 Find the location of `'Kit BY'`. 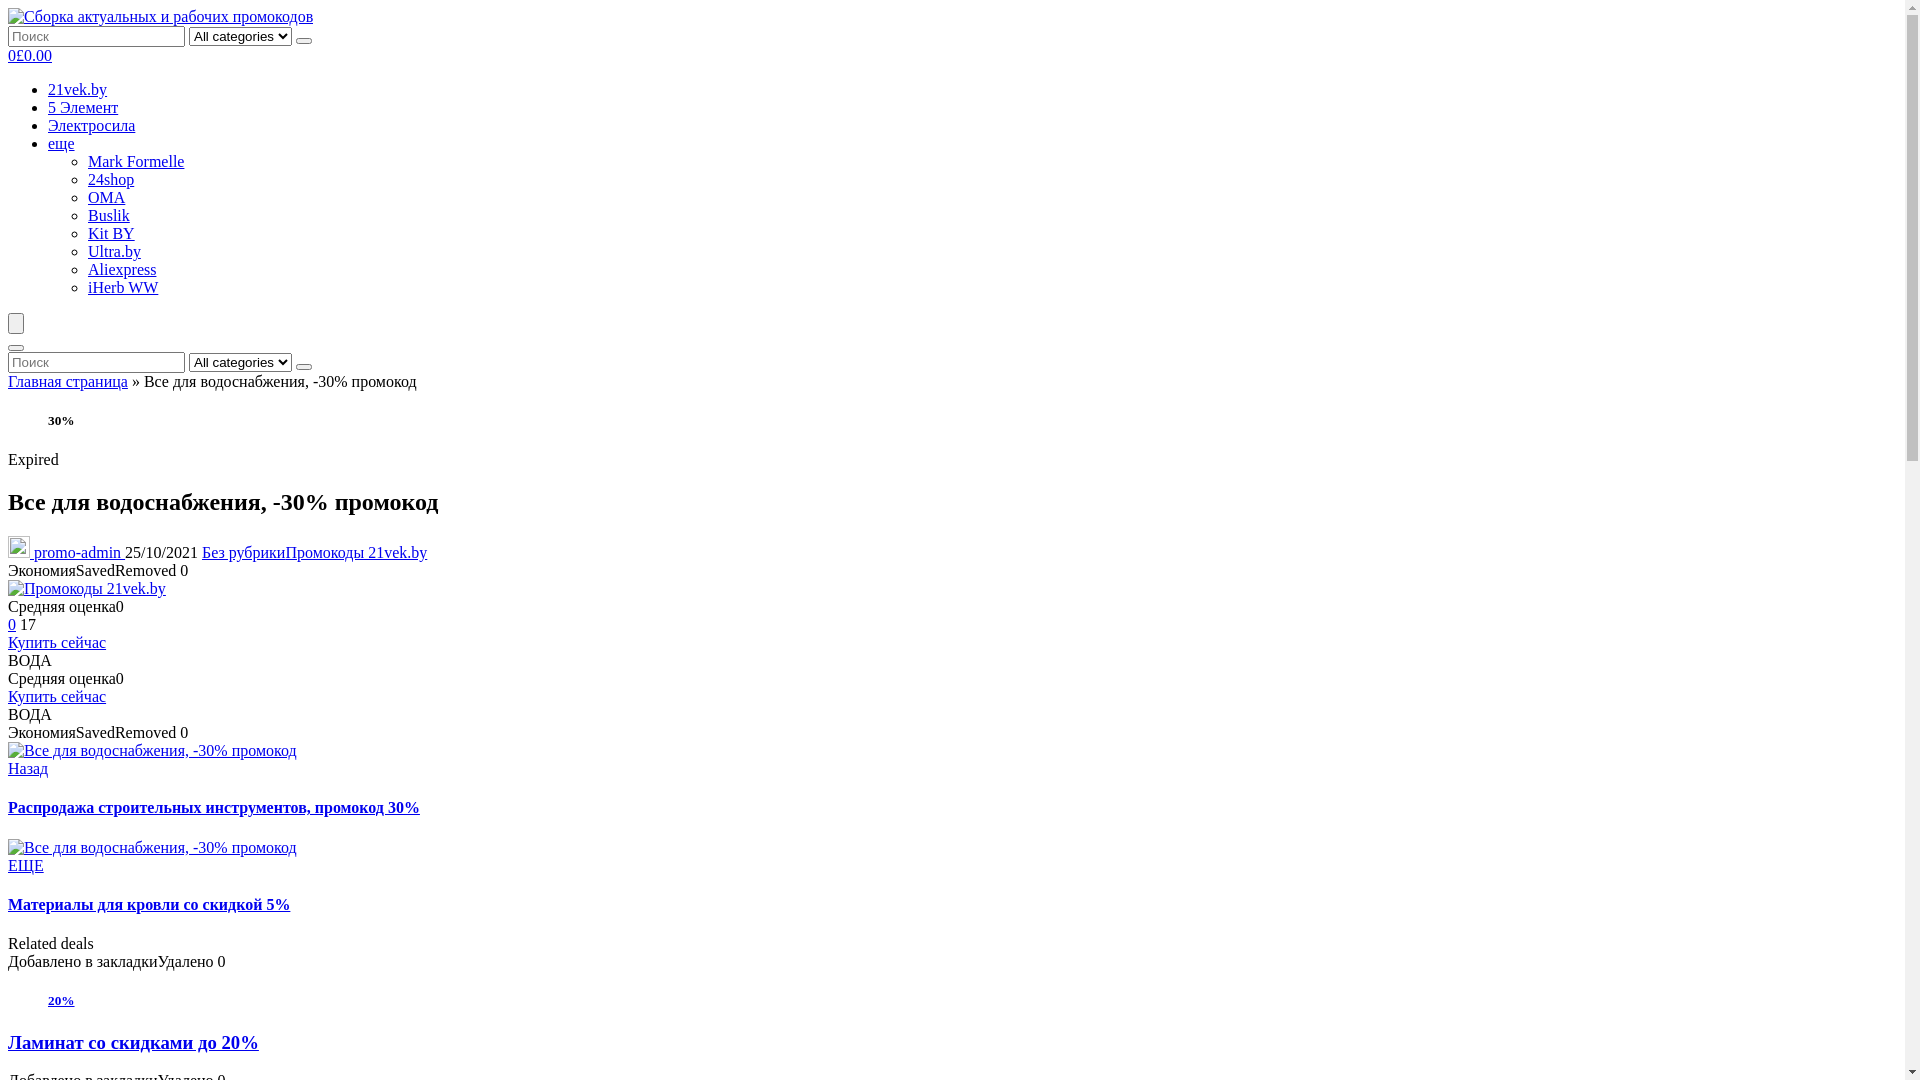

'Kit BY' is located at coordinates (110, 232).